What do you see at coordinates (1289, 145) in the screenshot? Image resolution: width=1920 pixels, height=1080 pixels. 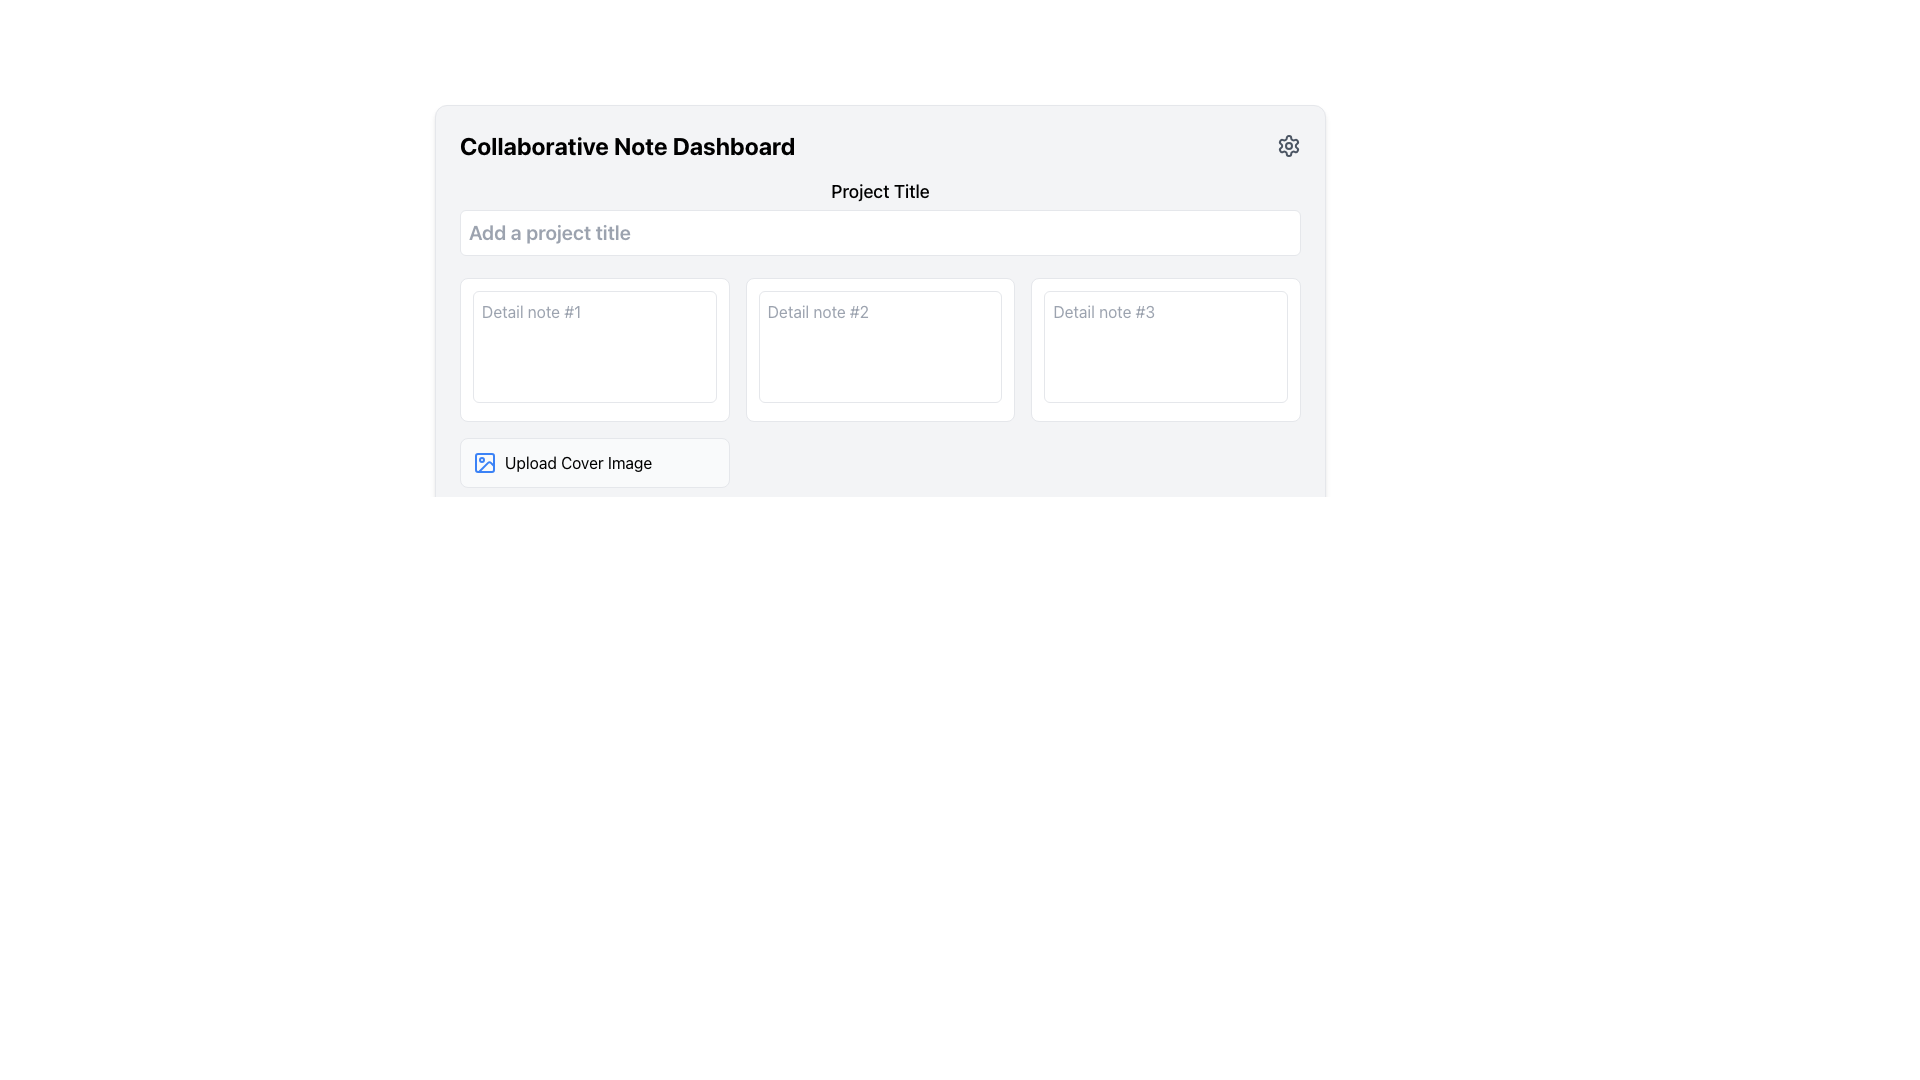 I see `the settings icon located at the top-right corner of the dashboard interface` at bounding box center [1289, 145].